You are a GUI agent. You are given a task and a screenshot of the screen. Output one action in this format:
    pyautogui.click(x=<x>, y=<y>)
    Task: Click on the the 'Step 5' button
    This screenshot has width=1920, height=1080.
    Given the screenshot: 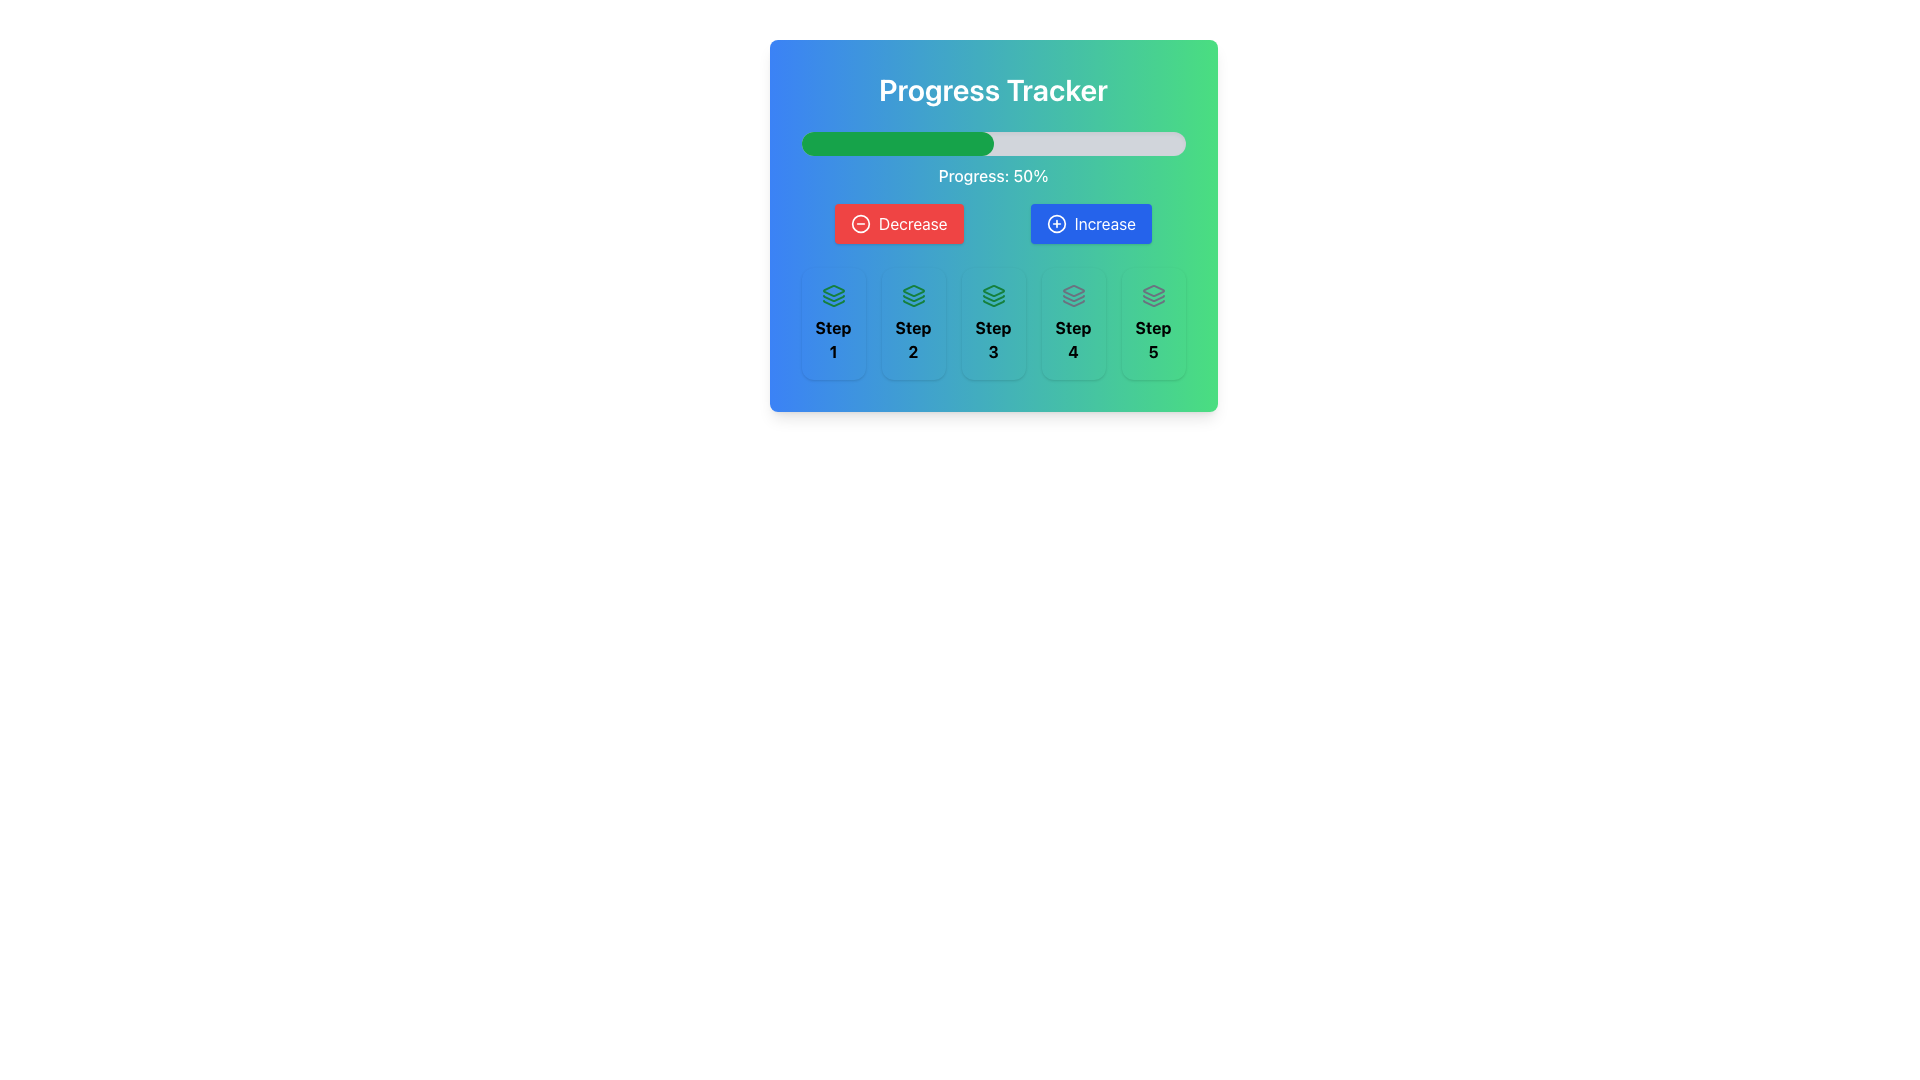 What is the action you would take?
    pyautogui.click(x=1153, y=296)
    